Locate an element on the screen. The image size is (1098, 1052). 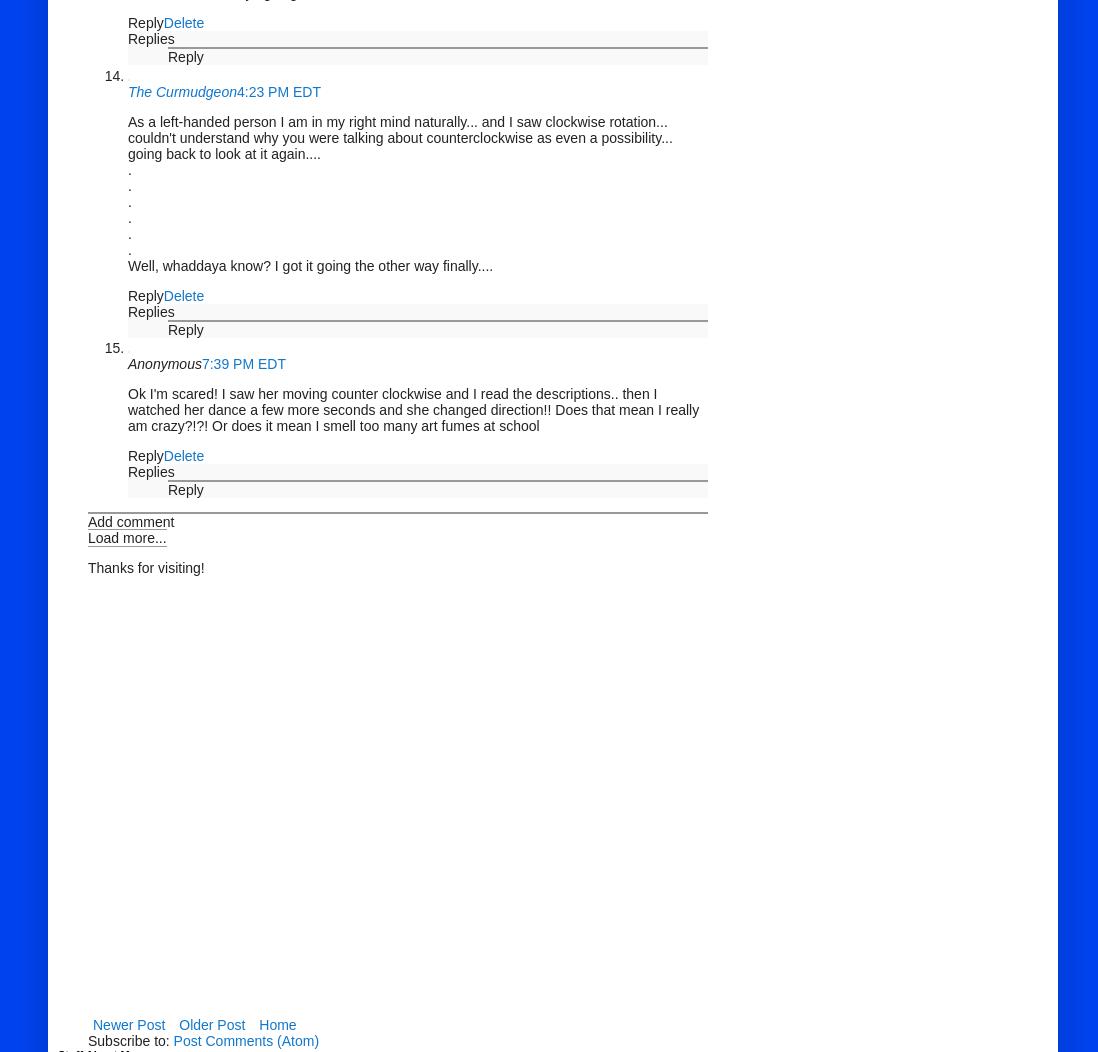
'As a left-handed person I am in my right mind naturally... and I saw clockwise rotation... couldn't understand why you were talking about counterclockwise as even a possibility... going back to look at it again....' is located at coordinates (399, 135).